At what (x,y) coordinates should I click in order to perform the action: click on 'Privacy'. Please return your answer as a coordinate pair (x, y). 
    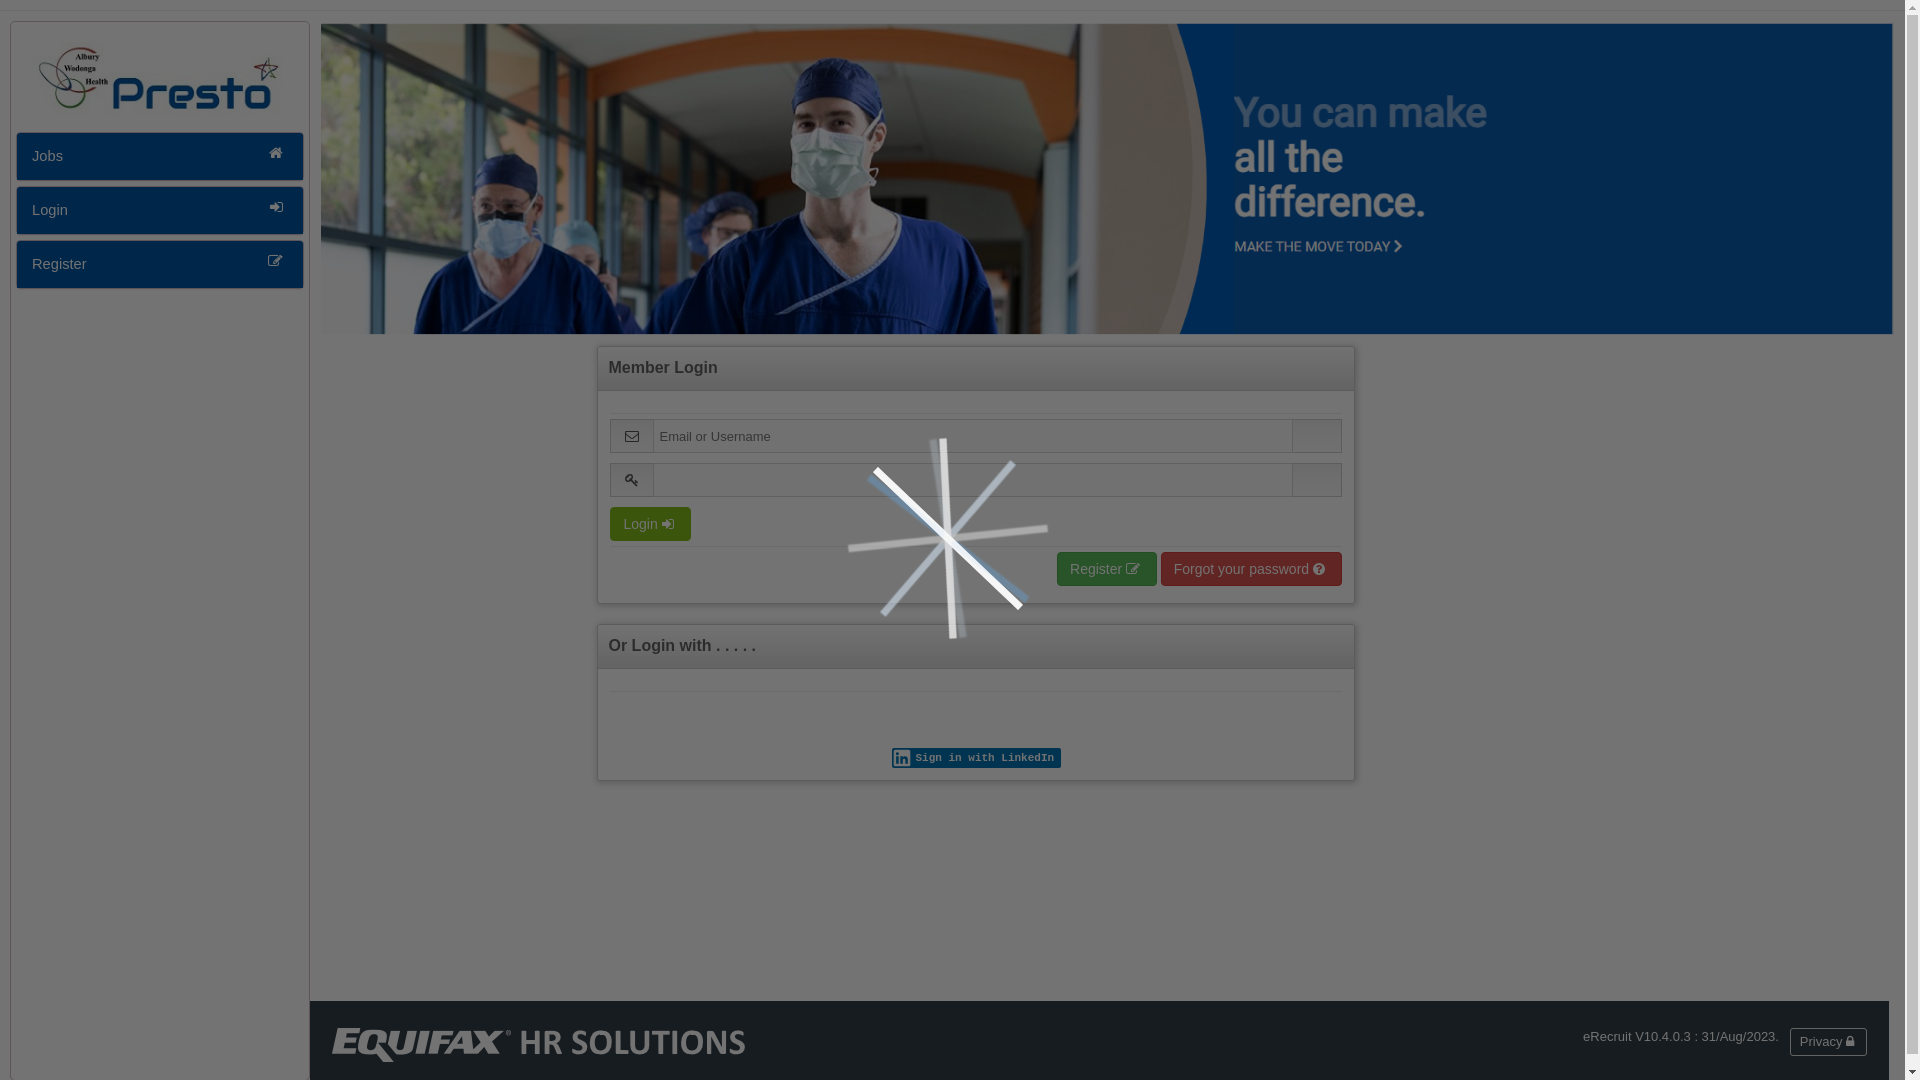
    Looking at the image, I should click on (1790, 1040).